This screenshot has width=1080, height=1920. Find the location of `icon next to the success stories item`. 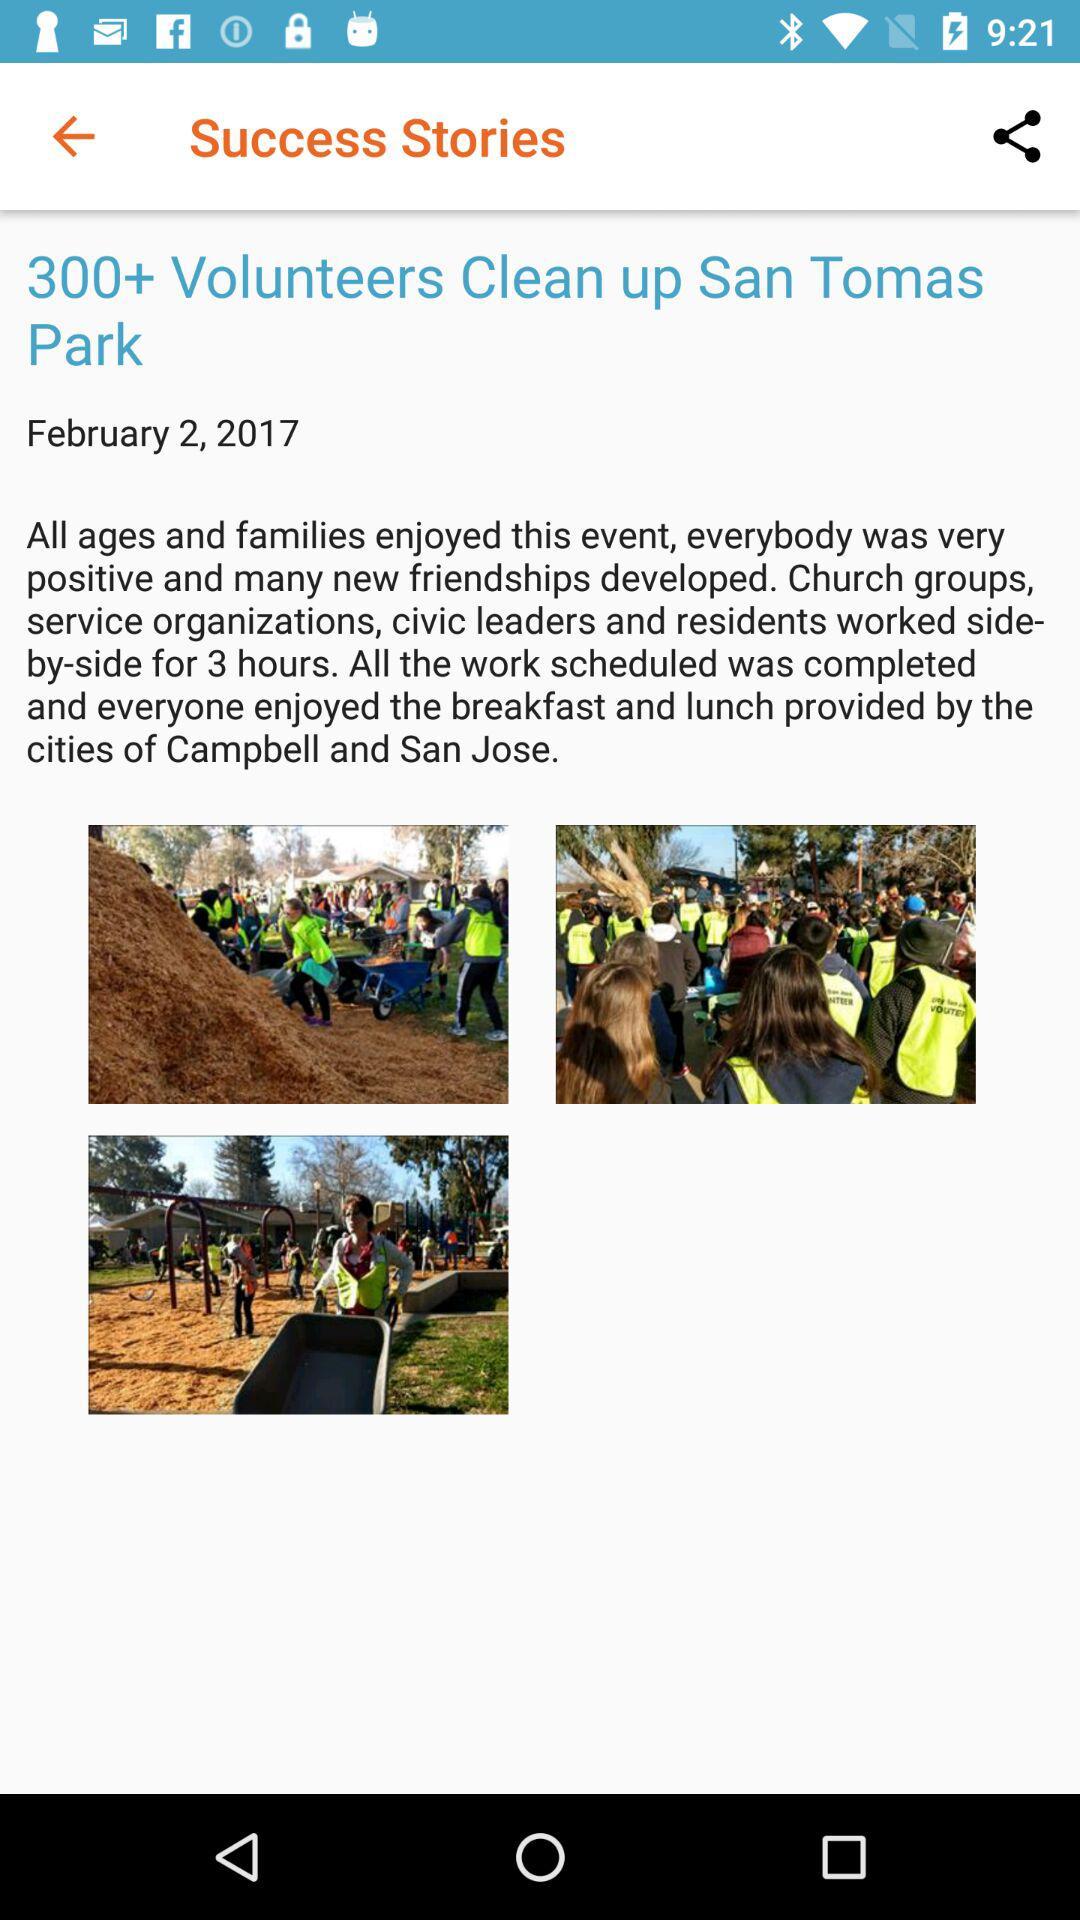

icon next to the success stories item is located at coordinates (72, 135).